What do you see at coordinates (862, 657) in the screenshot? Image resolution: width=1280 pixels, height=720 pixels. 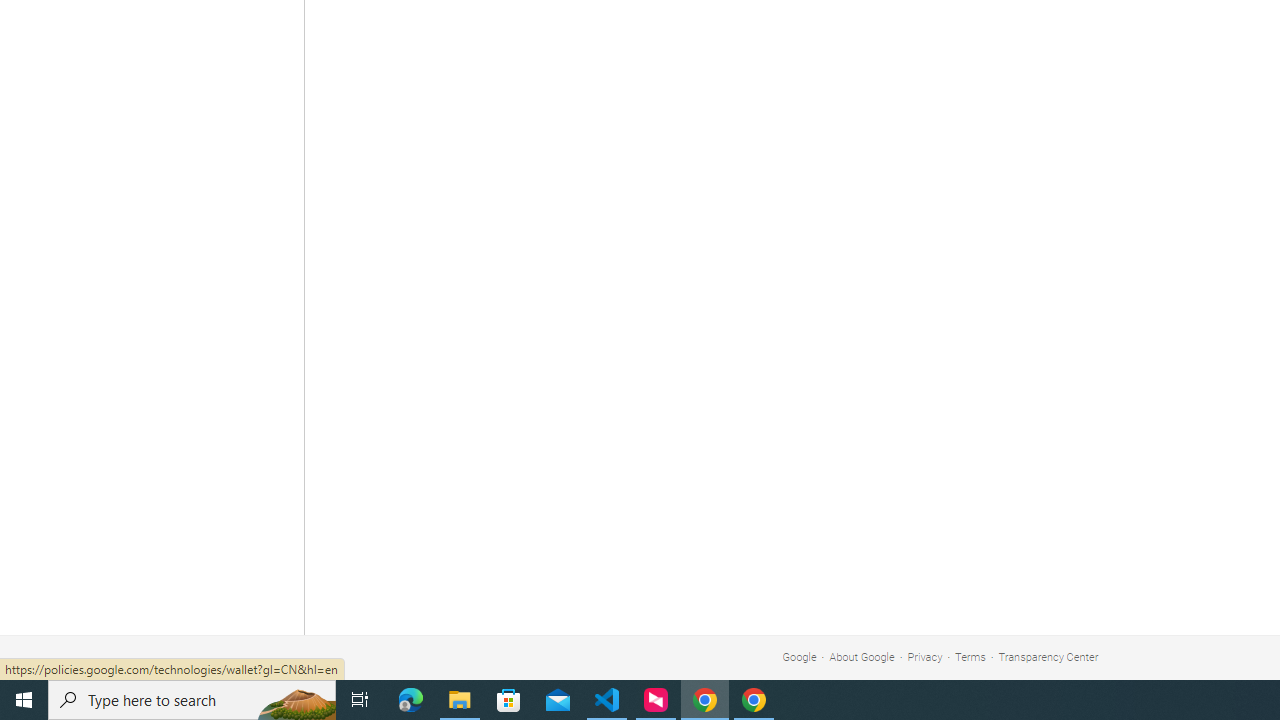 I see `'About Google'` at bounding box center [862, 657].